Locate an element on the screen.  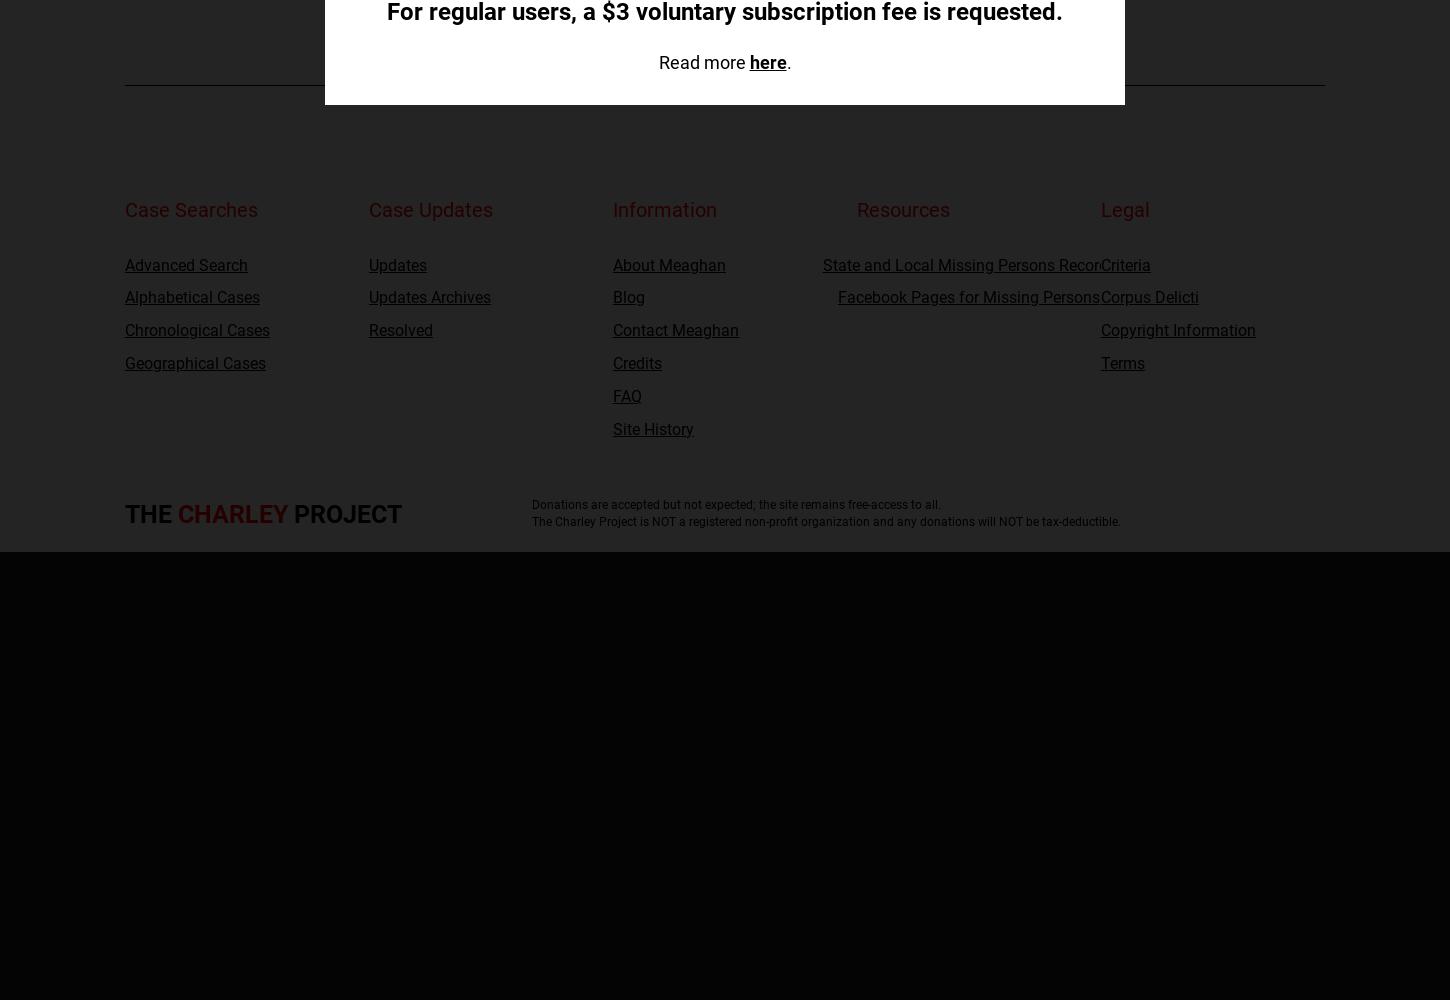
'.' is located at coordinates (788, 61).